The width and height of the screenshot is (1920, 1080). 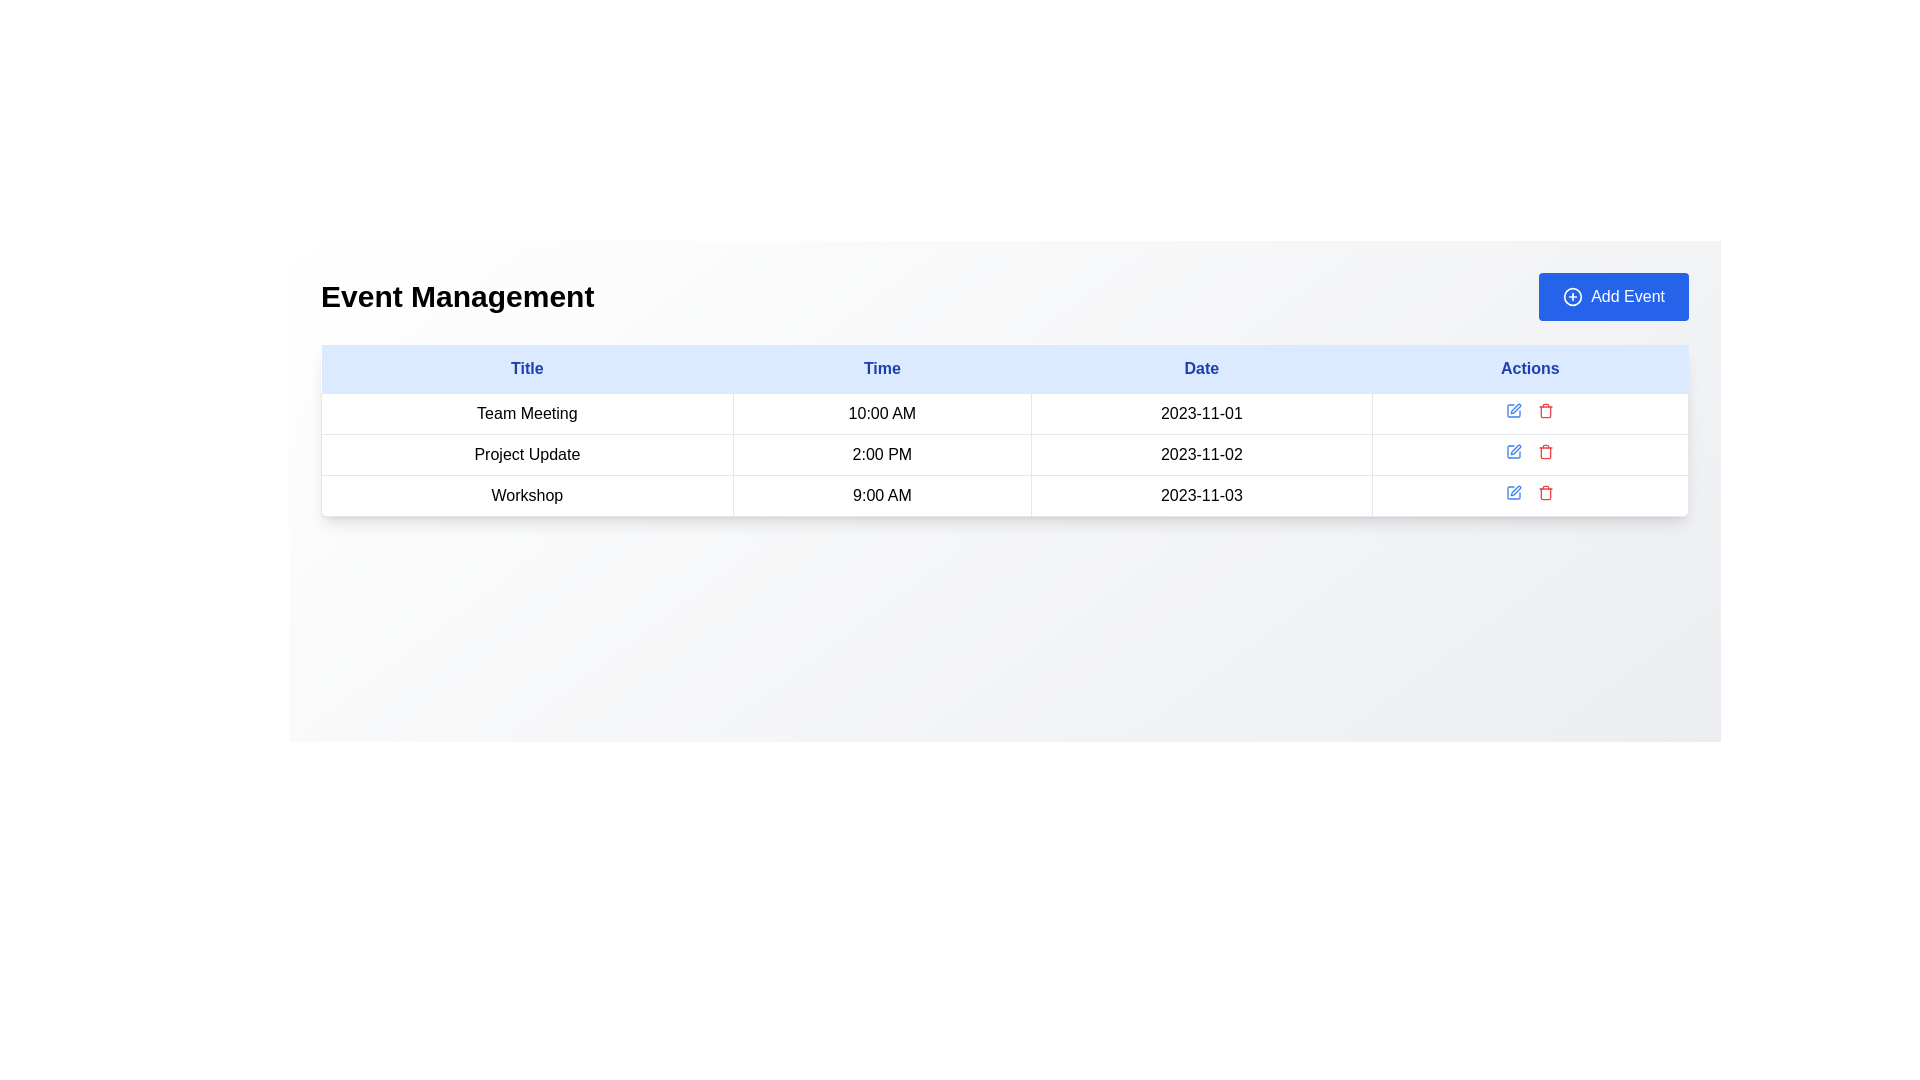 What do you see at coordinates (1200, 369) in the screenshot?
I see `the 'Date' label, which is styled in blue font against a light blue background, located in the third position of the header row of the table between 'Time' and 'Actions'` at bounding box center [1200, 369].